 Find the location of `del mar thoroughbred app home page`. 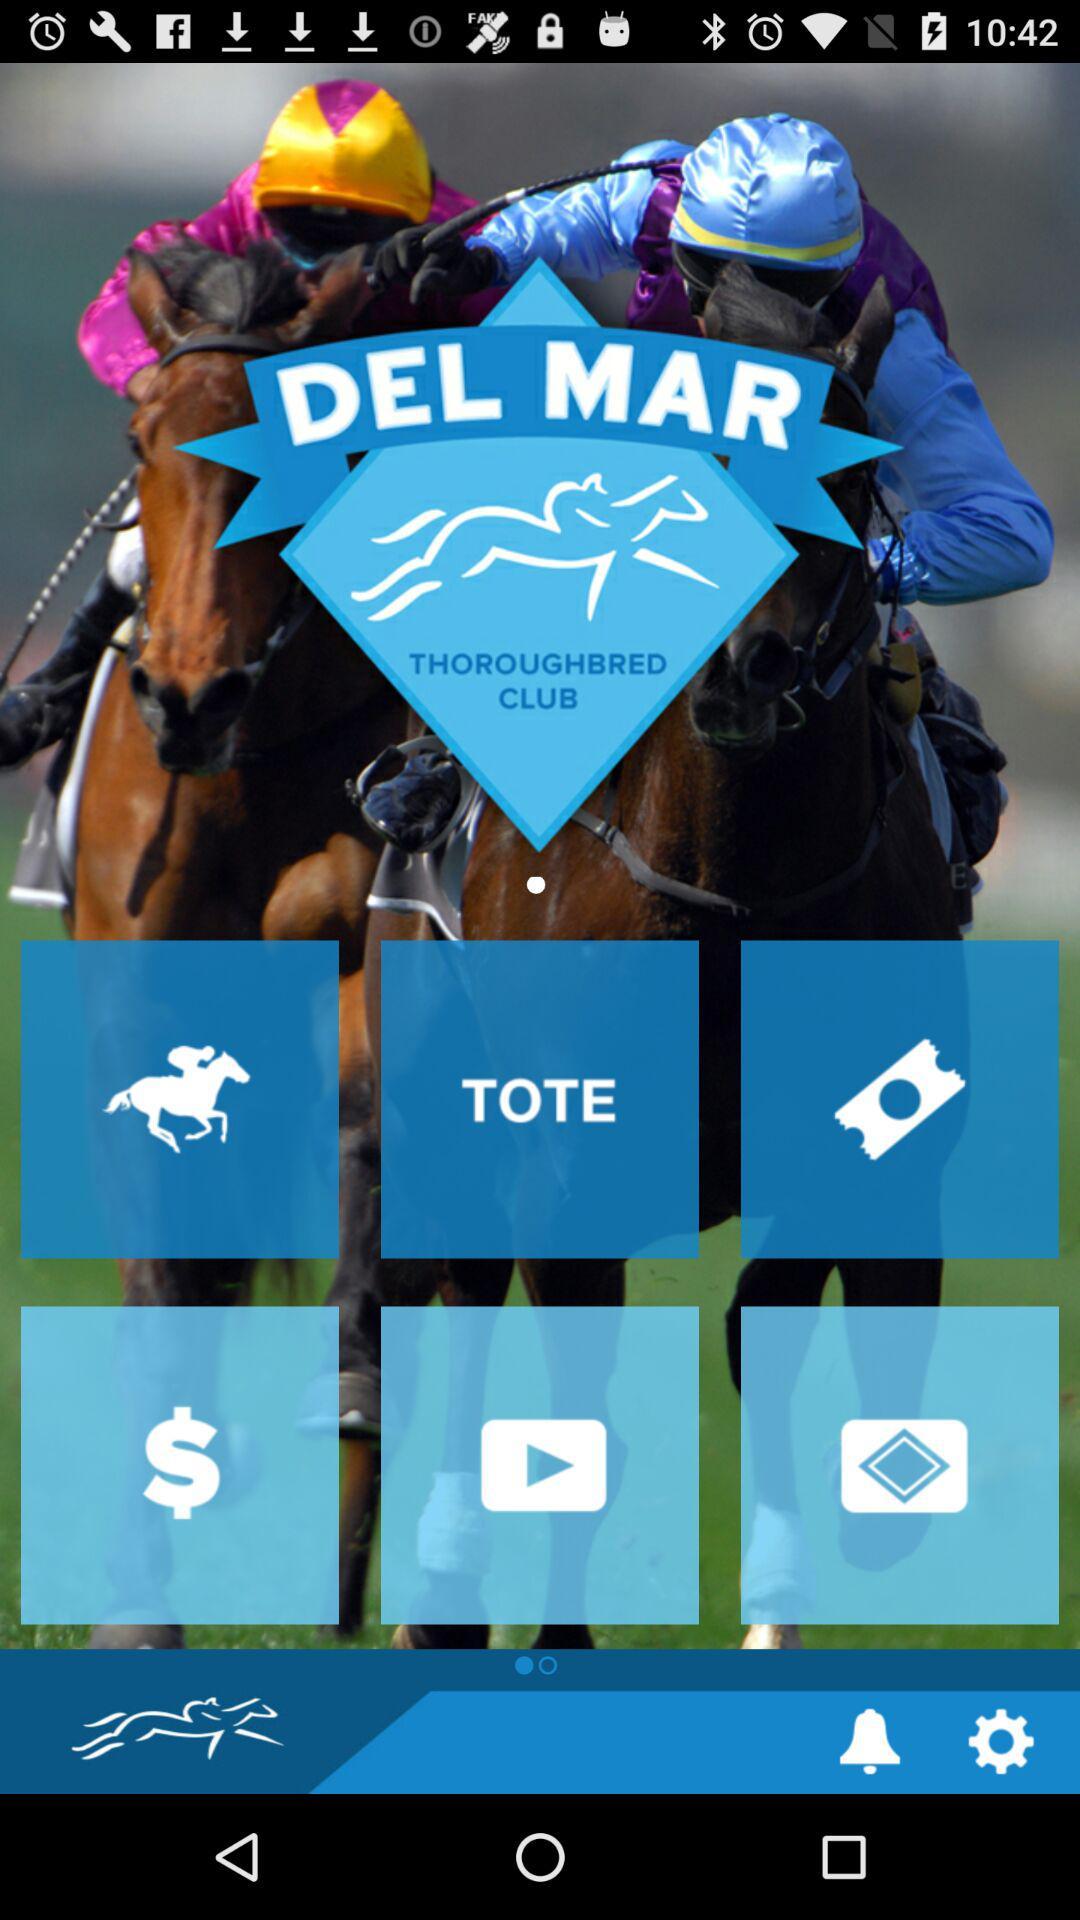

del mar thoroughbred app home page is located at coordinates (540, 856).